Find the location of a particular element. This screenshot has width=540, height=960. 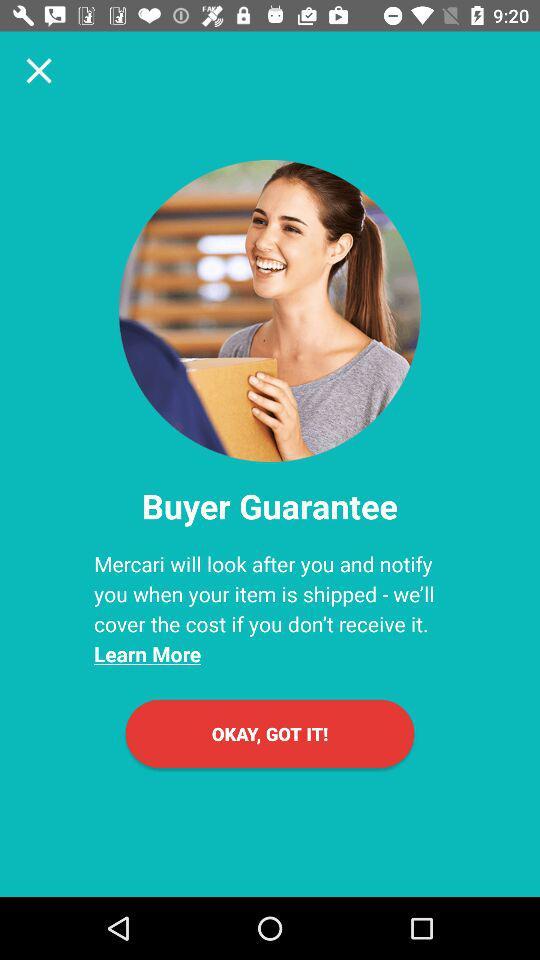

mercari will look icon is located at coordinates (270, 608).